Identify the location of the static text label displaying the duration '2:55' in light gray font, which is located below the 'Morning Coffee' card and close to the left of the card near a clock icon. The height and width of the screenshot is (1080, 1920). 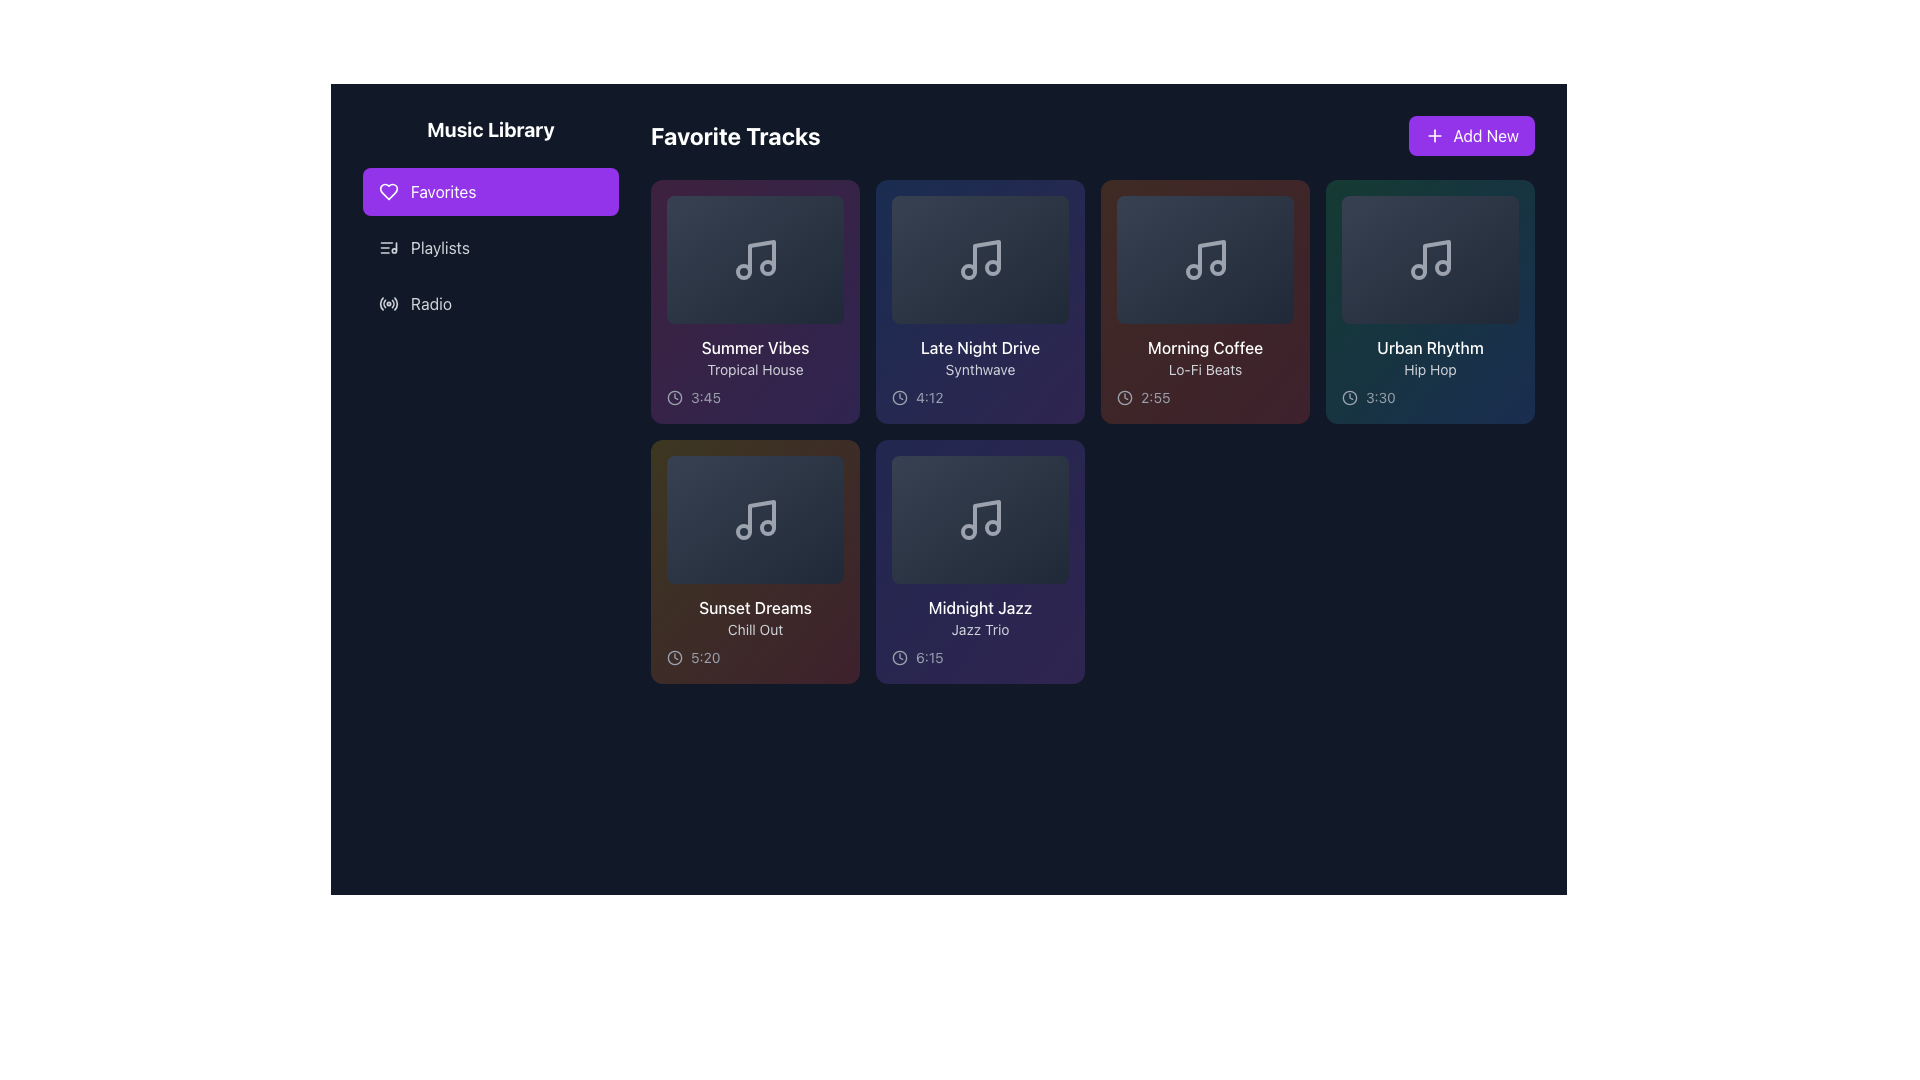
(1155, 397).